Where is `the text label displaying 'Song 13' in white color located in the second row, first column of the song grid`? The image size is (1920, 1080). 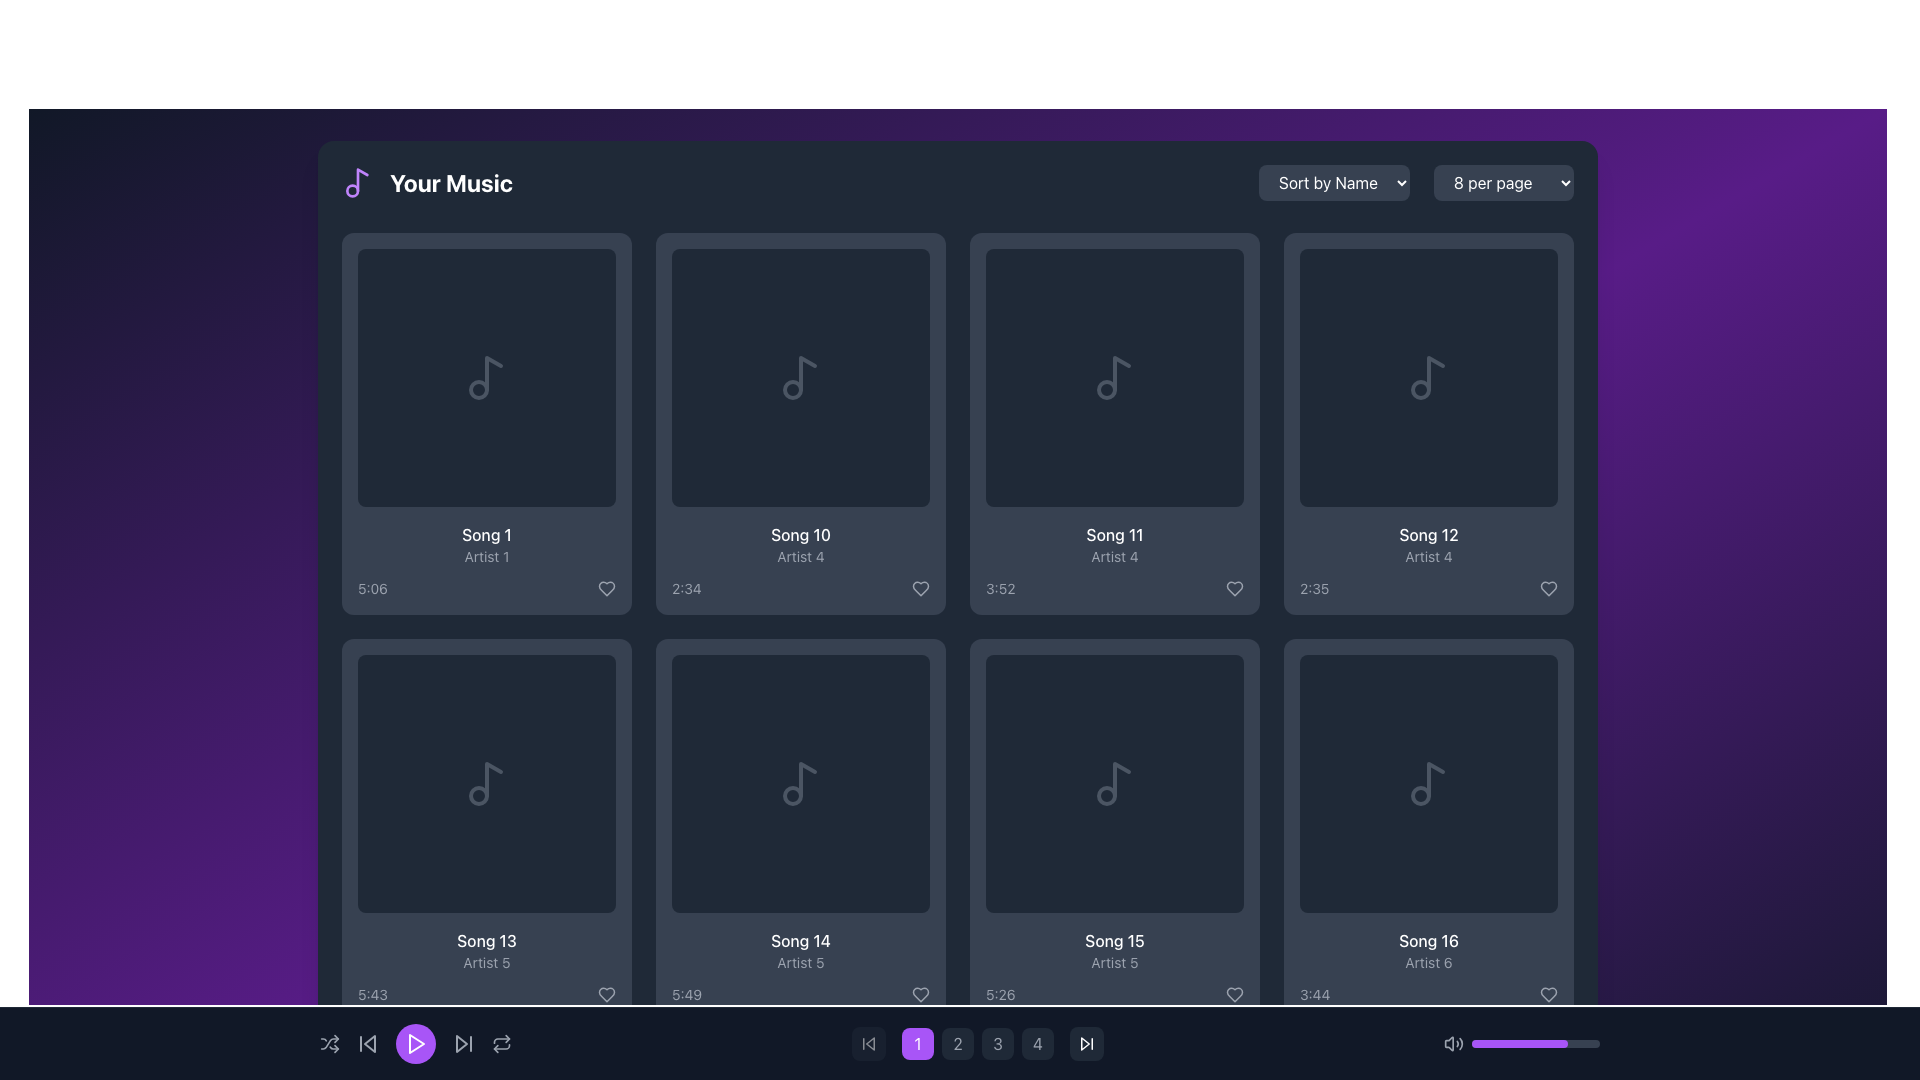 the text label displaying 'Song 13' in white color located in the second row, first column of the song grid is located at coordinates (486, 941).